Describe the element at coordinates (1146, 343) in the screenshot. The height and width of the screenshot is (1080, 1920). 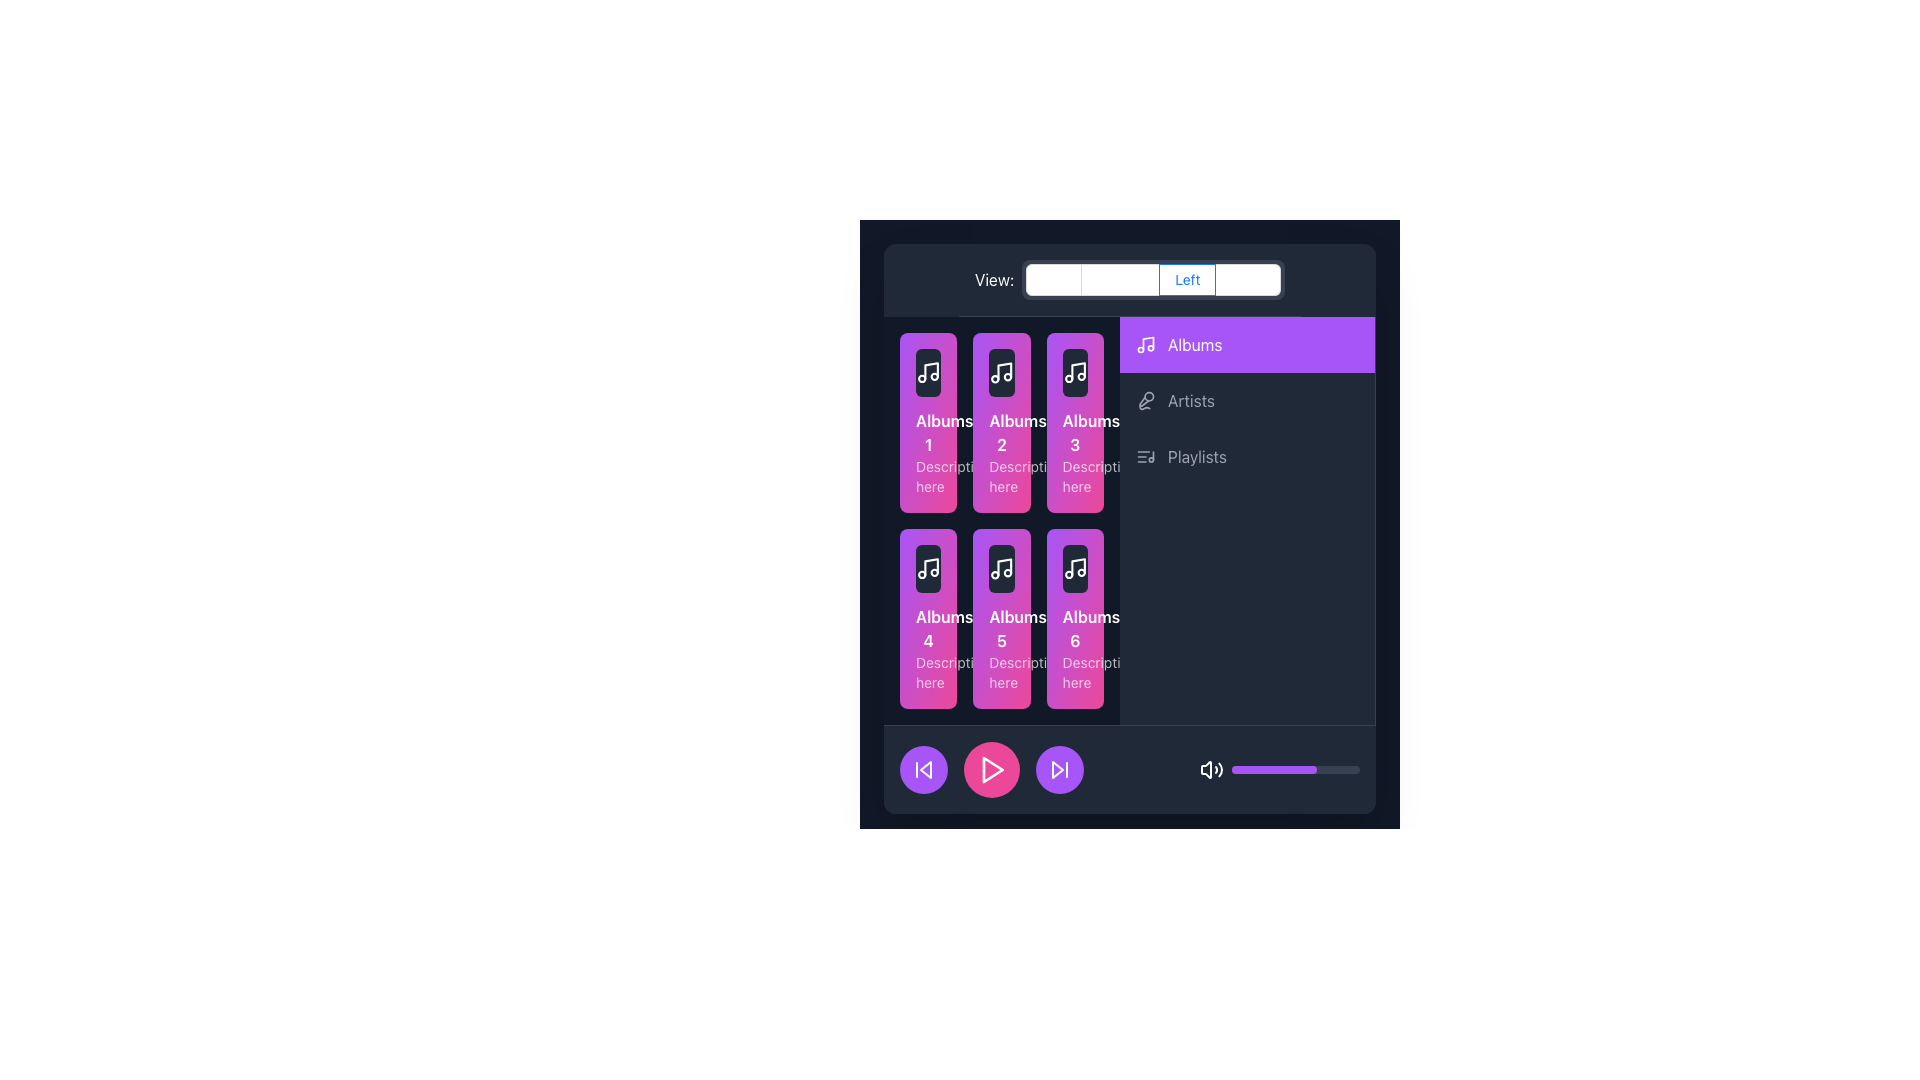
I see `the musical note icon with a circular background, which is the first element on the left of the 'Albums' menu option in the vertical navigation menu` at that location.